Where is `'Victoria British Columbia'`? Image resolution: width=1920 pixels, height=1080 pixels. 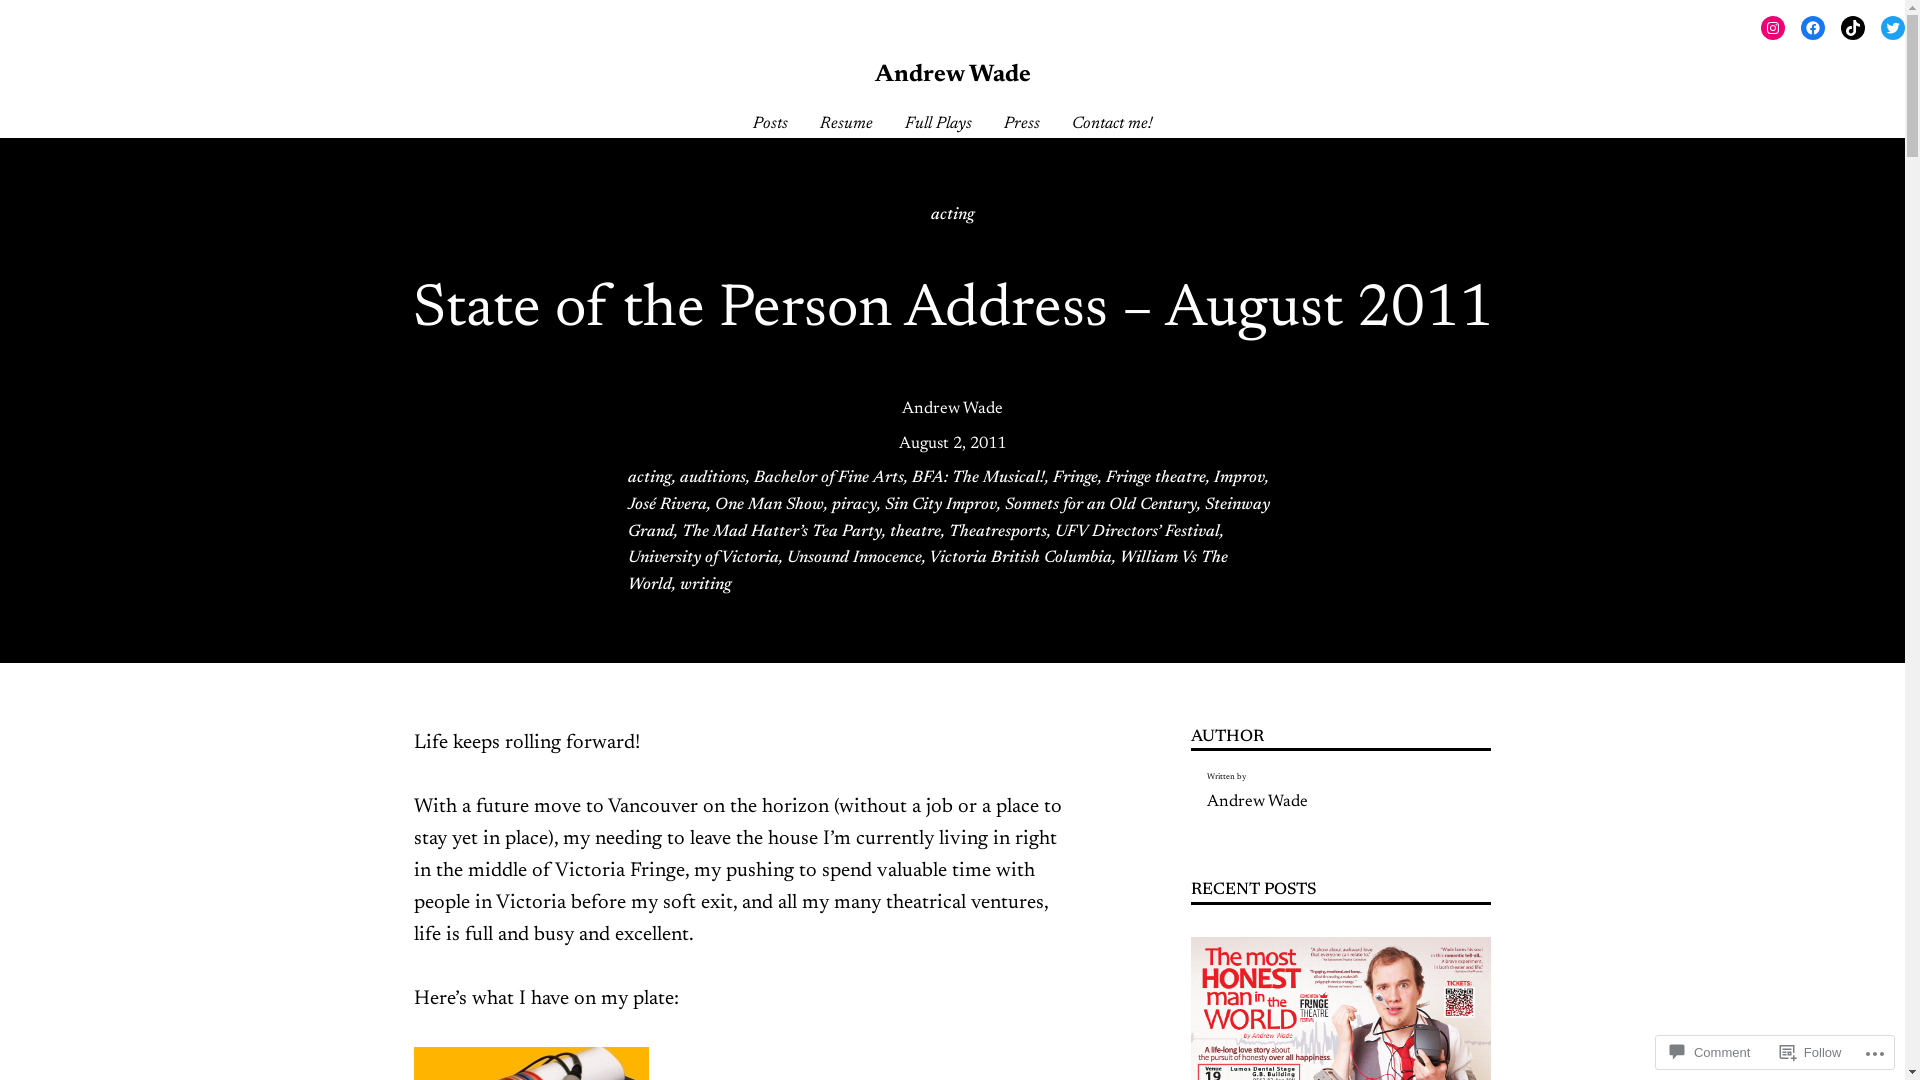 'Victoria British Columbia' is located at coordinates (1019, 558).